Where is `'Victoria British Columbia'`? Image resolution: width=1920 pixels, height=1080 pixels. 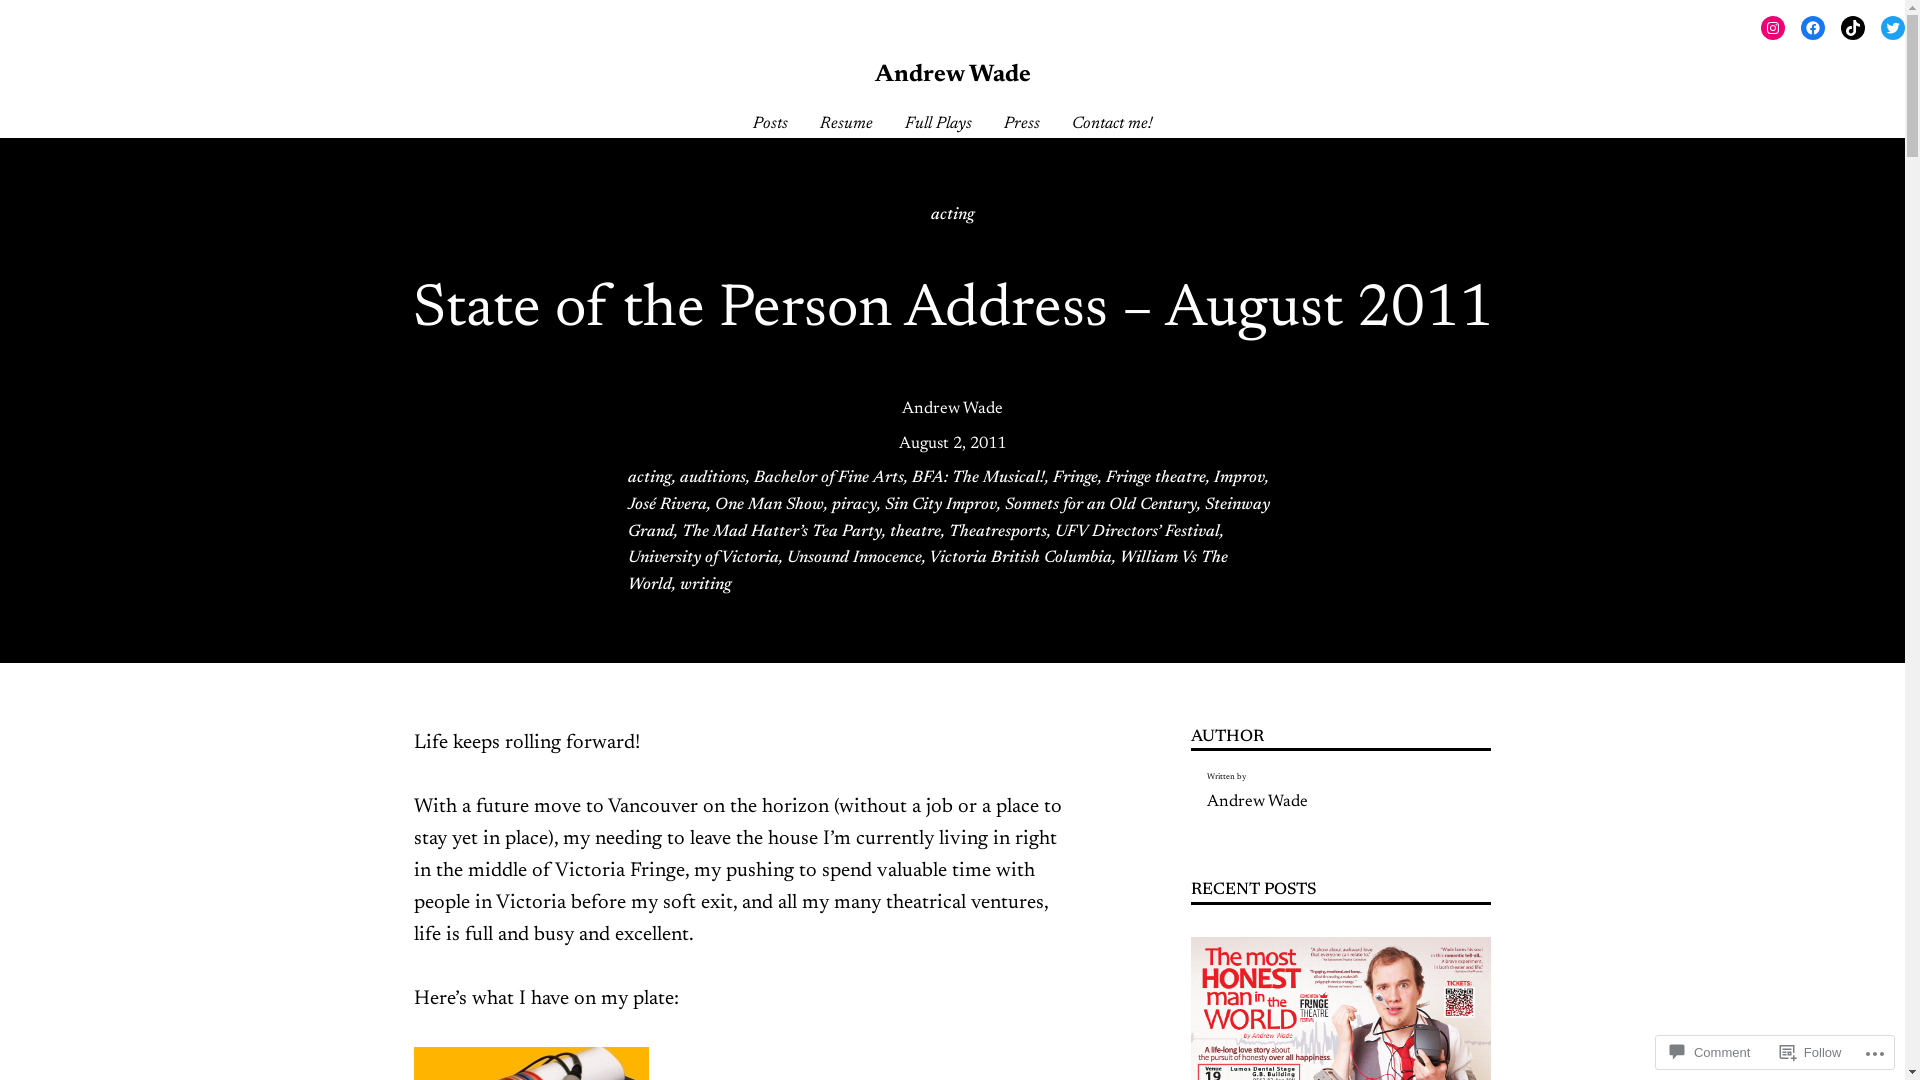 'Victoria British Columbia' is located at coordinates (1019, 558).